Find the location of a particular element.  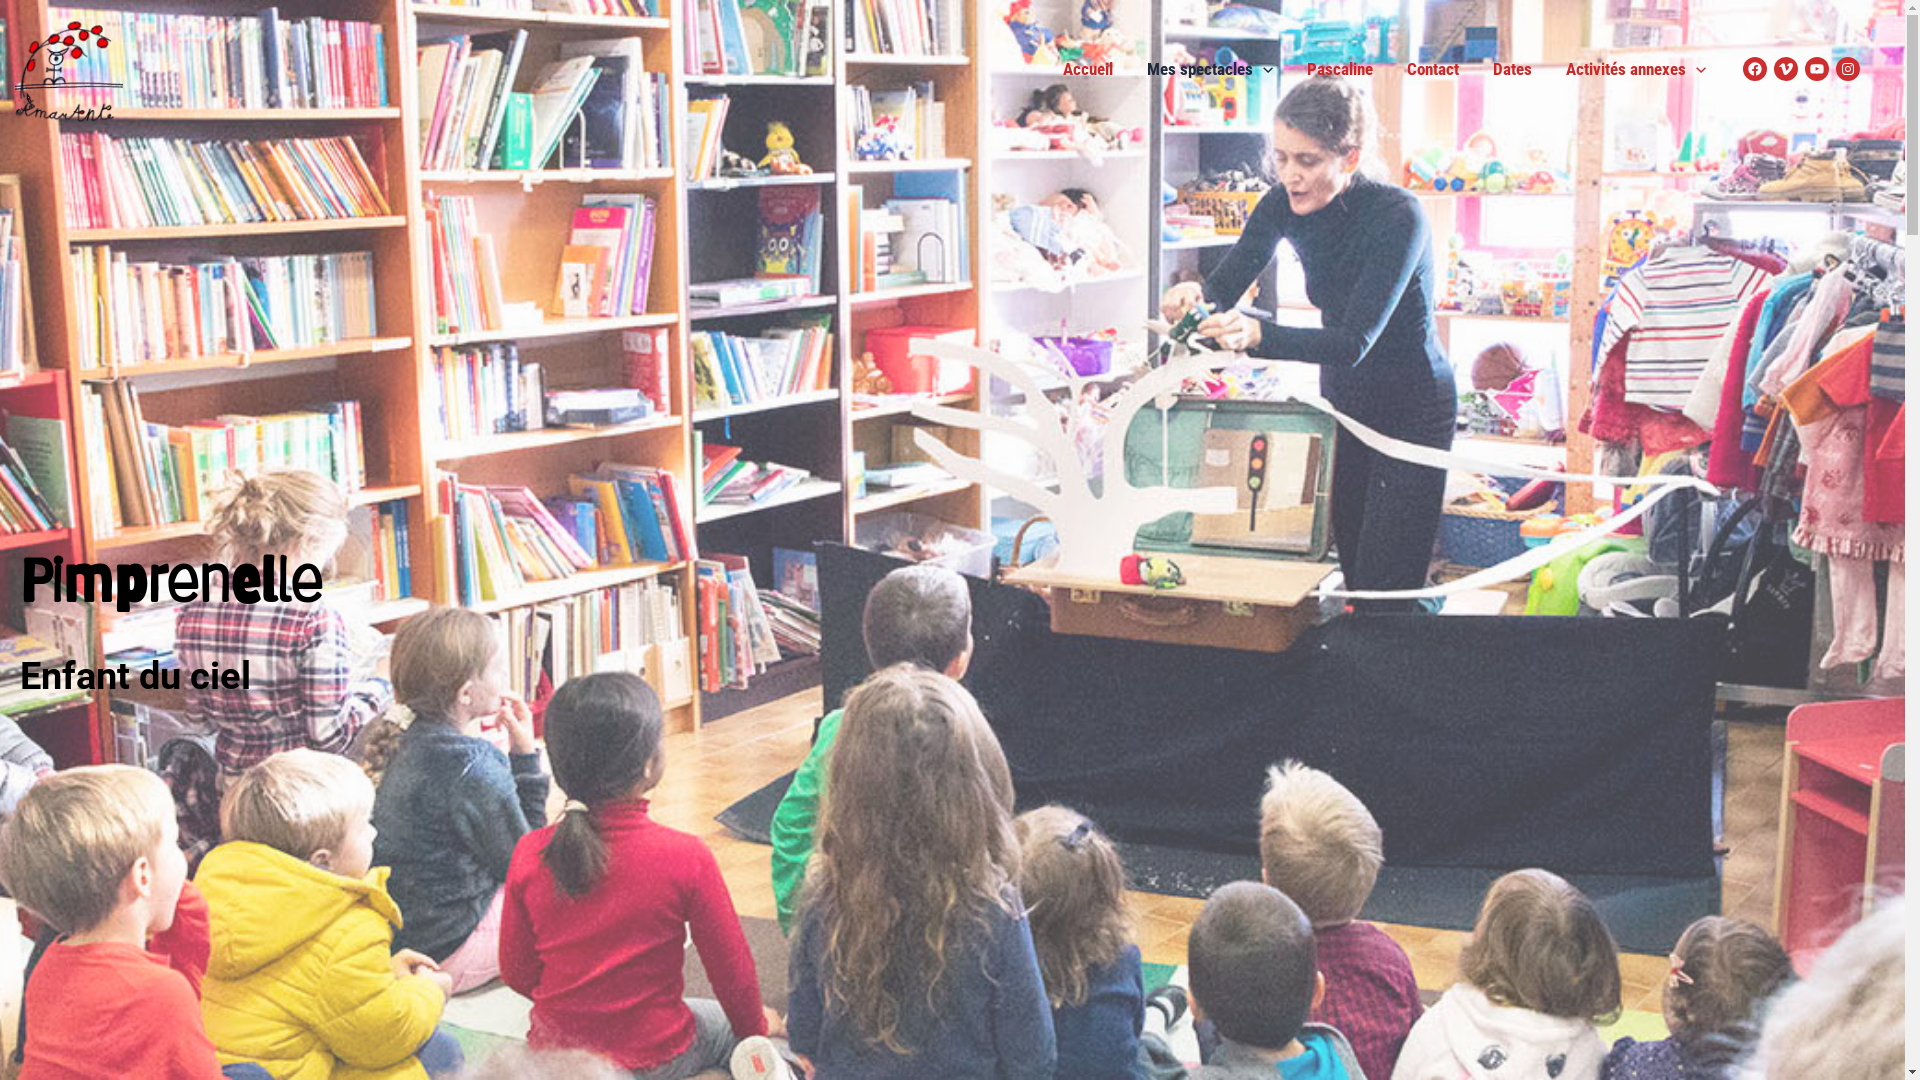

'Dates' is located at coordinates (1476, 68).